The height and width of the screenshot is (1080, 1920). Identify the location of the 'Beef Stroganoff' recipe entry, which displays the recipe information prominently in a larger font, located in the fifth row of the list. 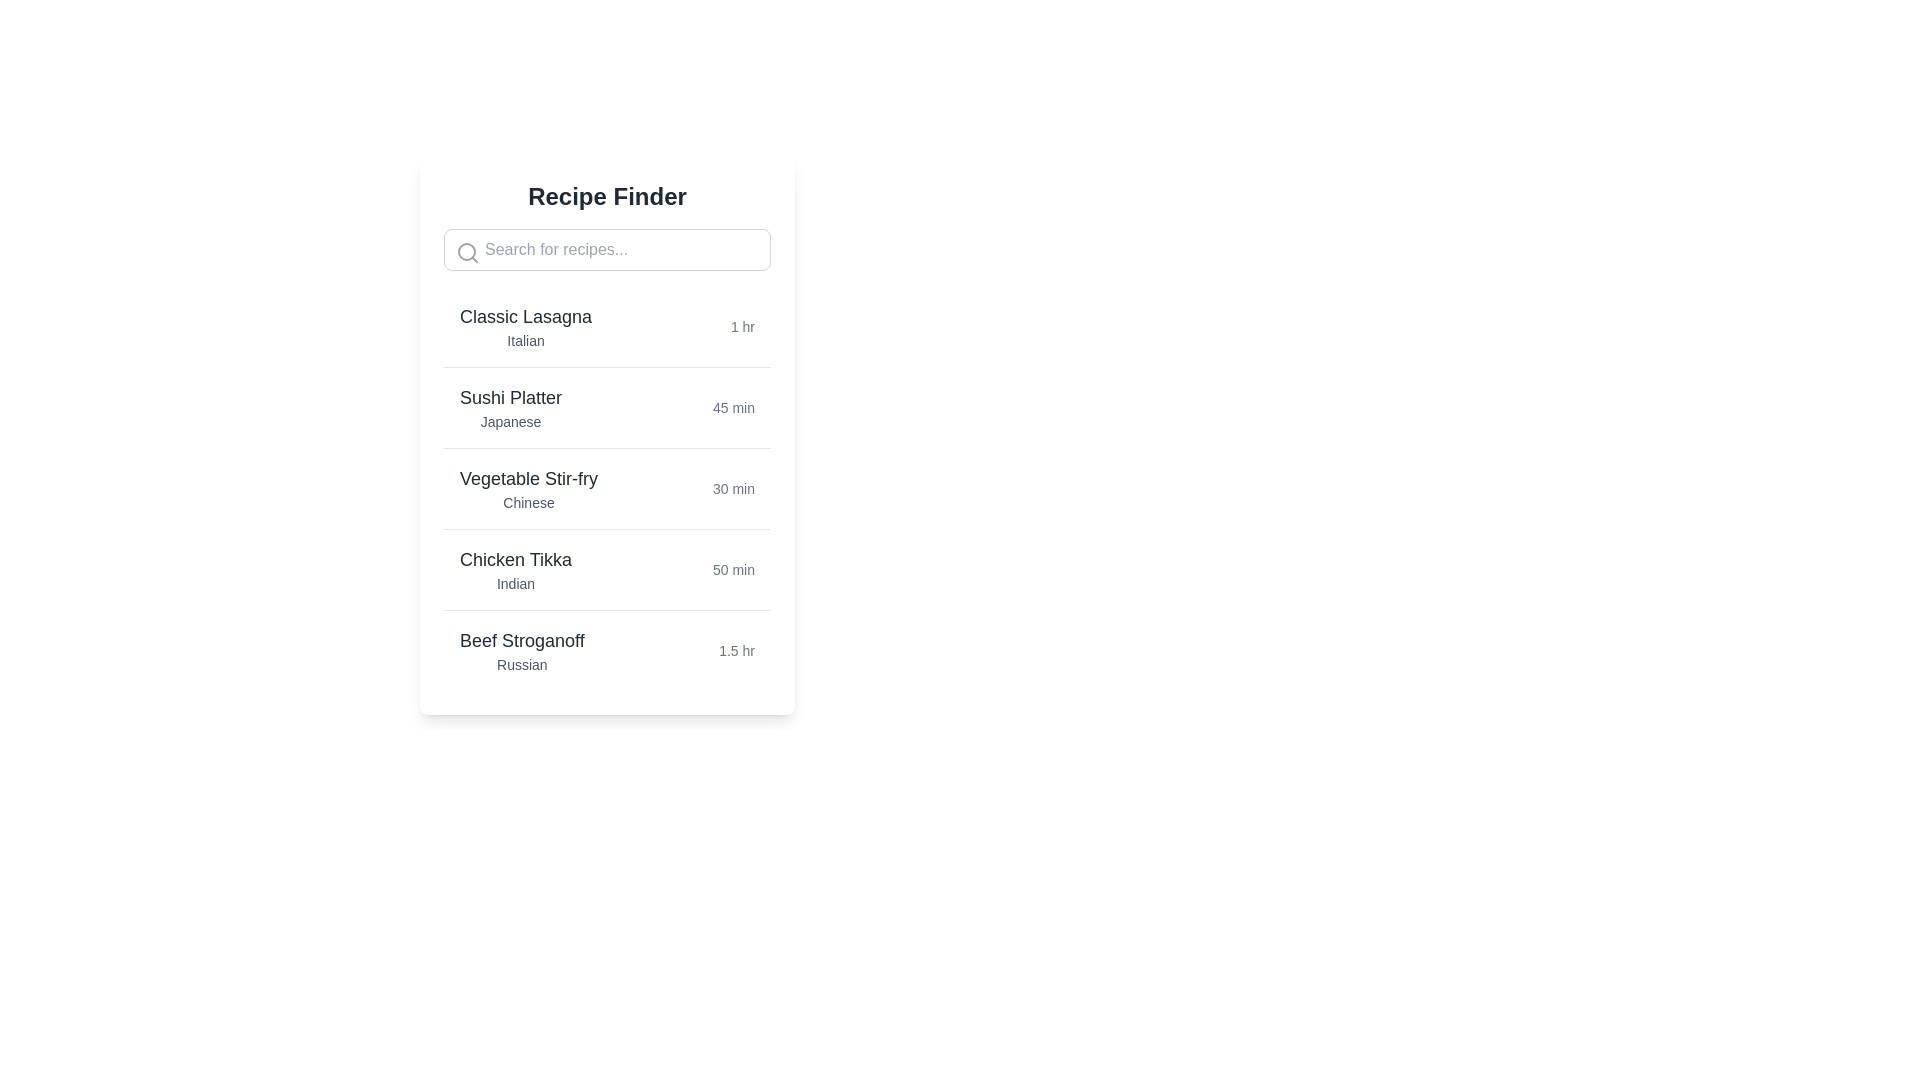
(606, 650).